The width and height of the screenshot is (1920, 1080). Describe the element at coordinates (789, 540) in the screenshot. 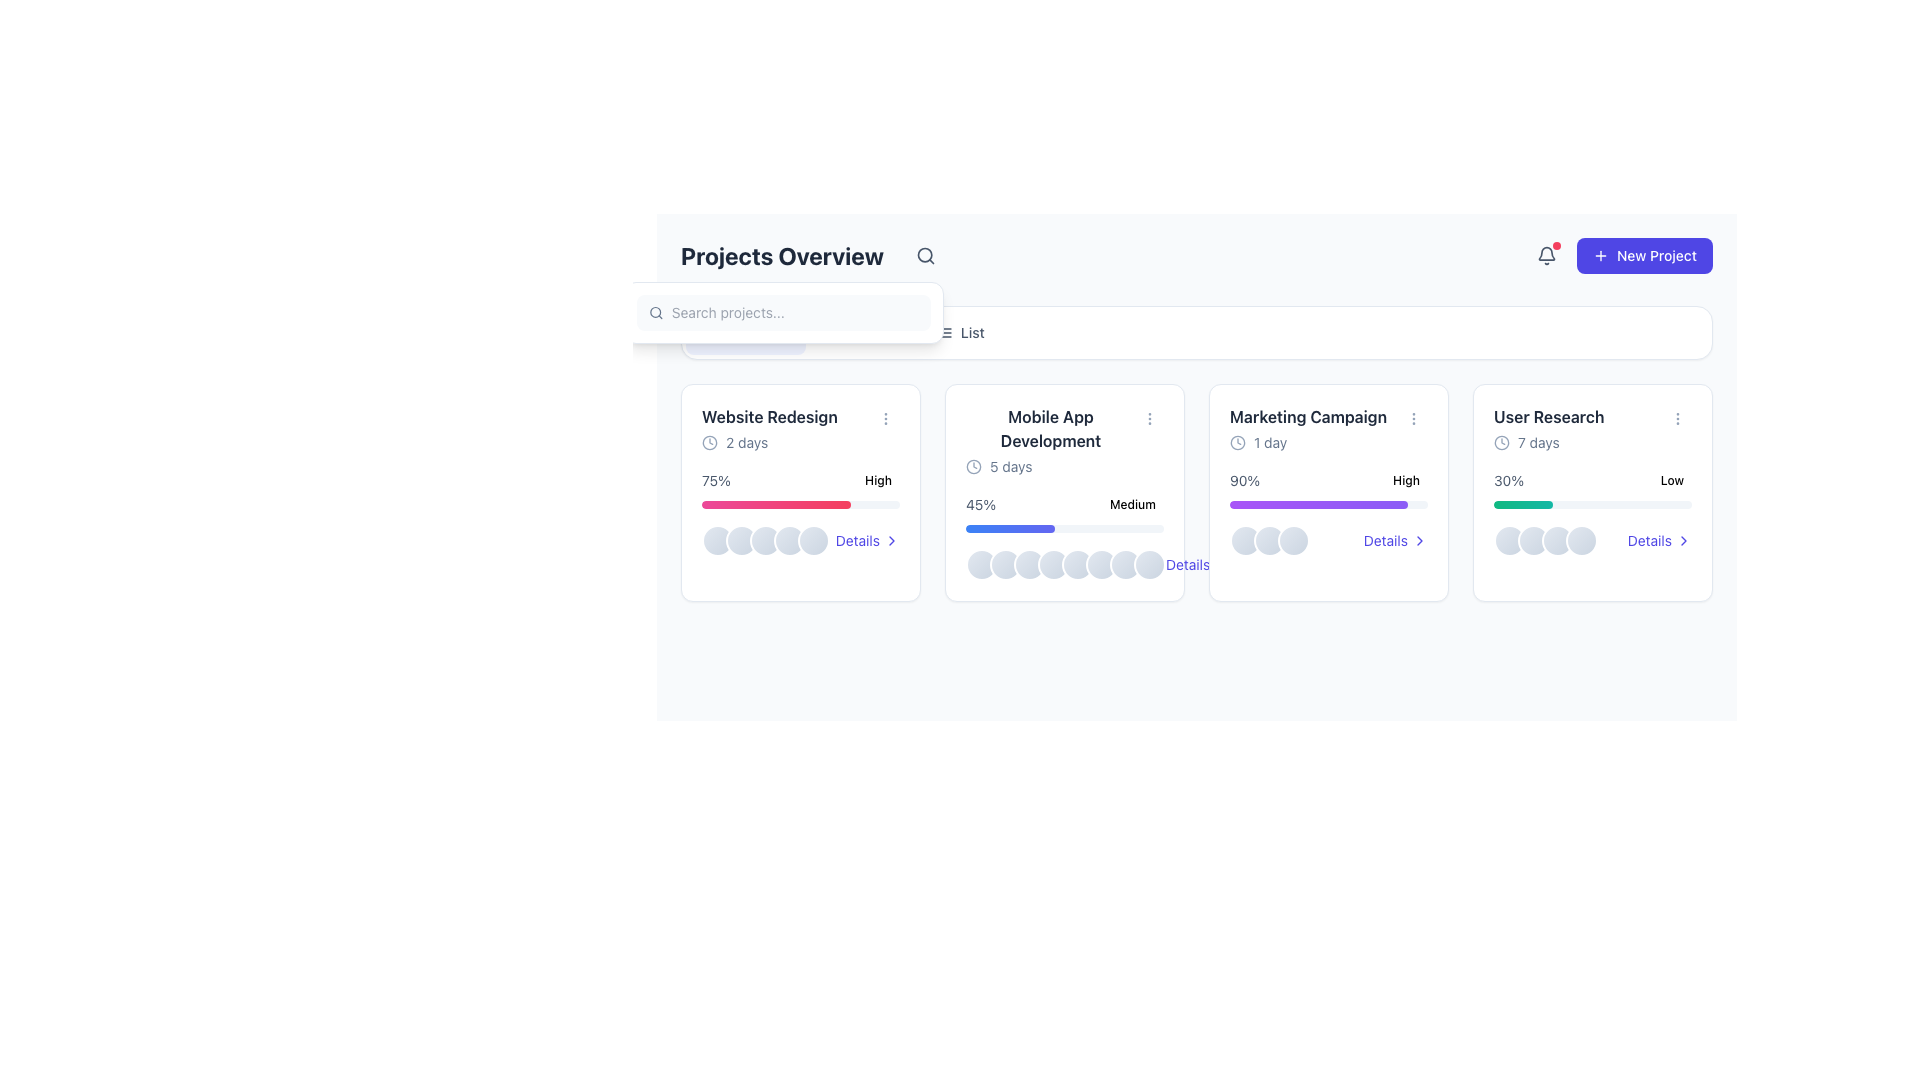

I see `the fourth circular avatar-like widget with a gradient background and white border, located in the 'Website Redesign' card` at that location.